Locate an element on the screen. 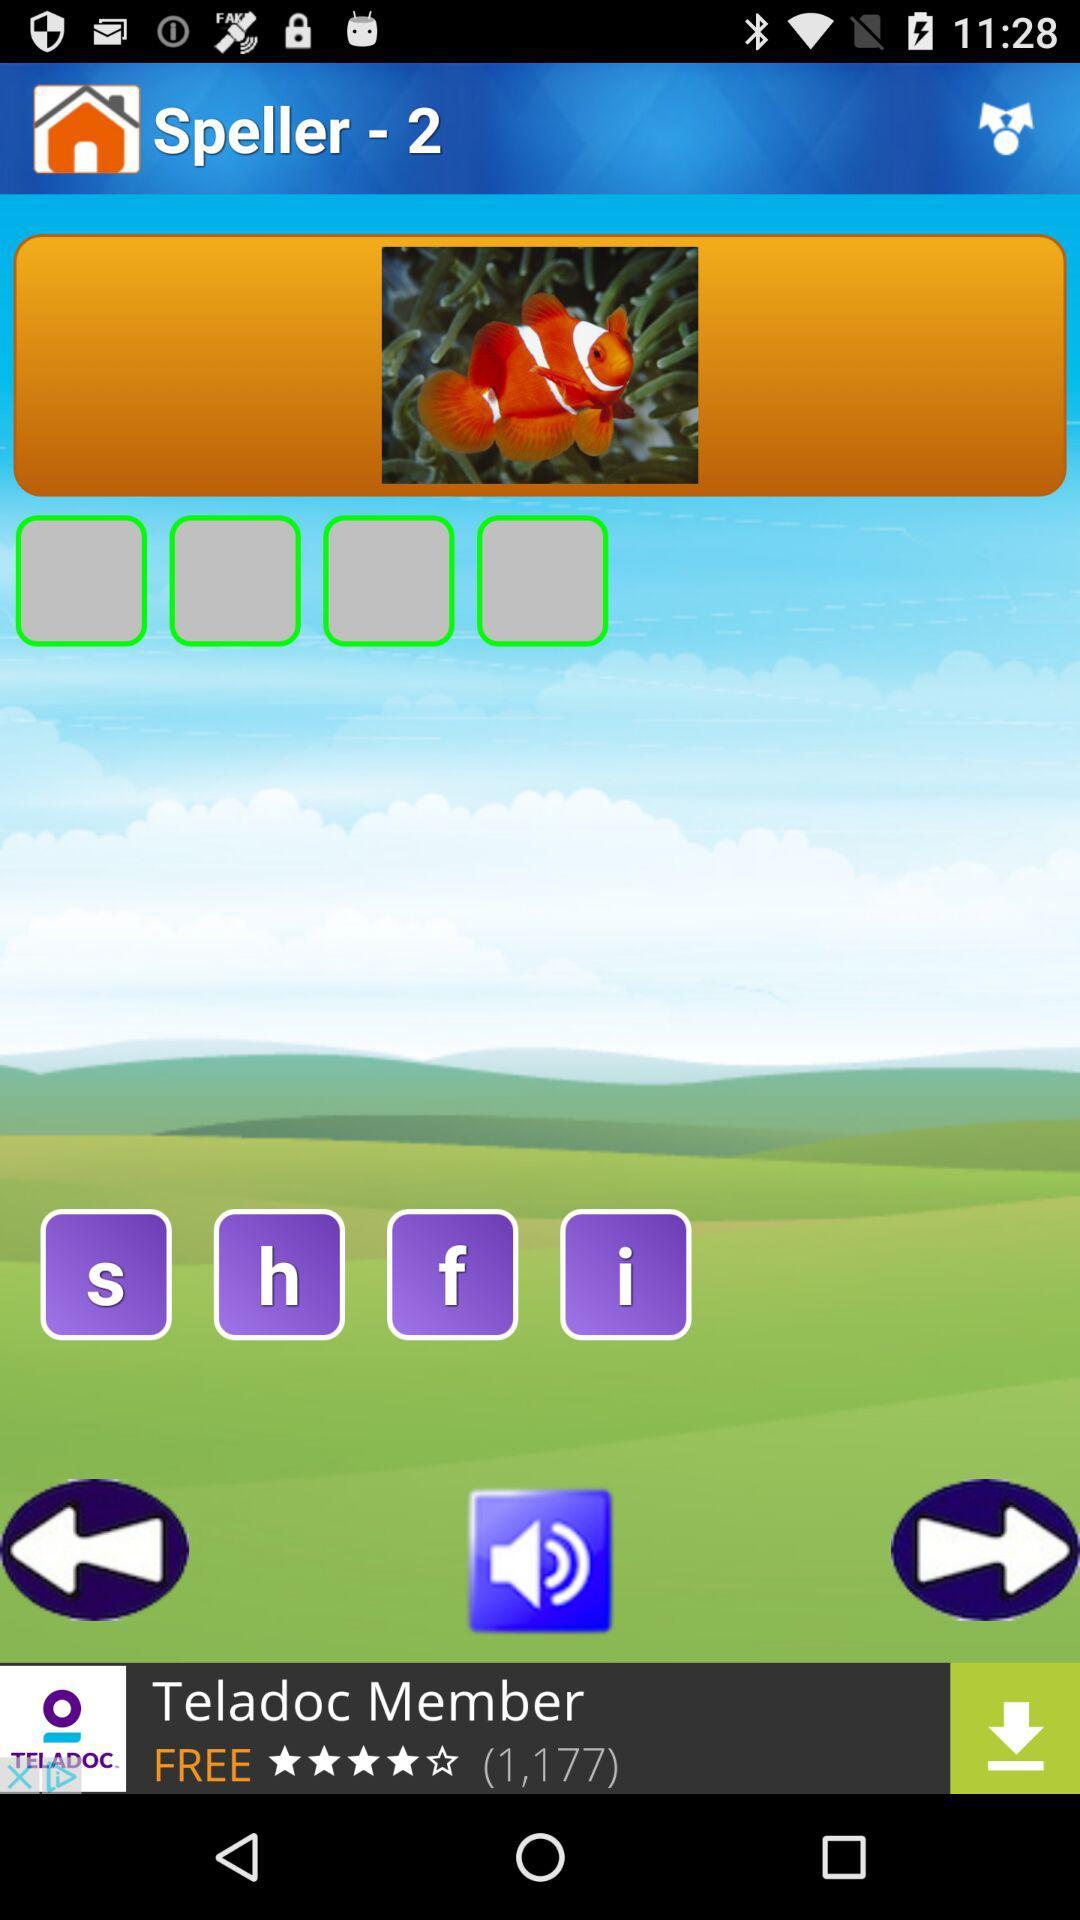 The image size is (1080, 1920). next page is located at coordinates (984, 1548).